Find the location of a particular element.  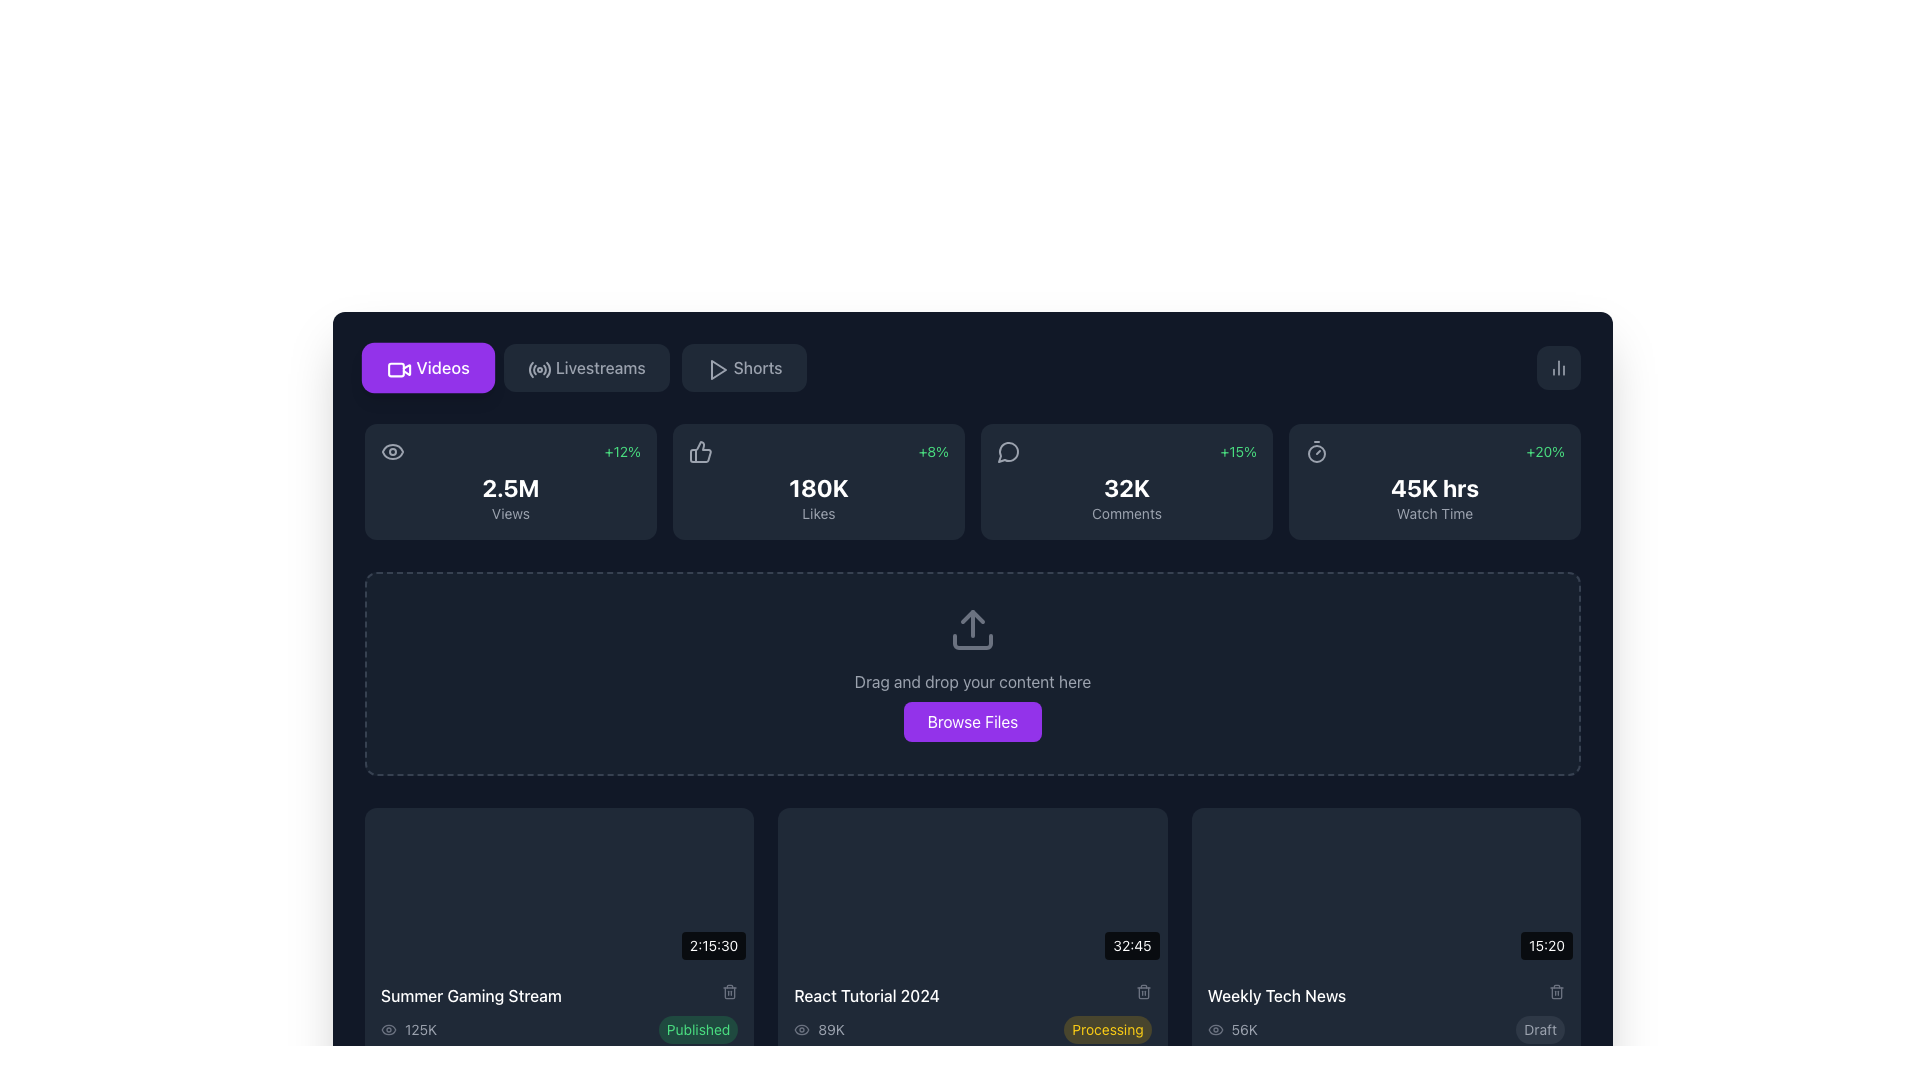

the Preview thumbnail component for the video titled 'React Tutorial 2024', which has a dark blue background and a timestamp '32:45' in the bottom-right corner is located at coordinates (973, 886).